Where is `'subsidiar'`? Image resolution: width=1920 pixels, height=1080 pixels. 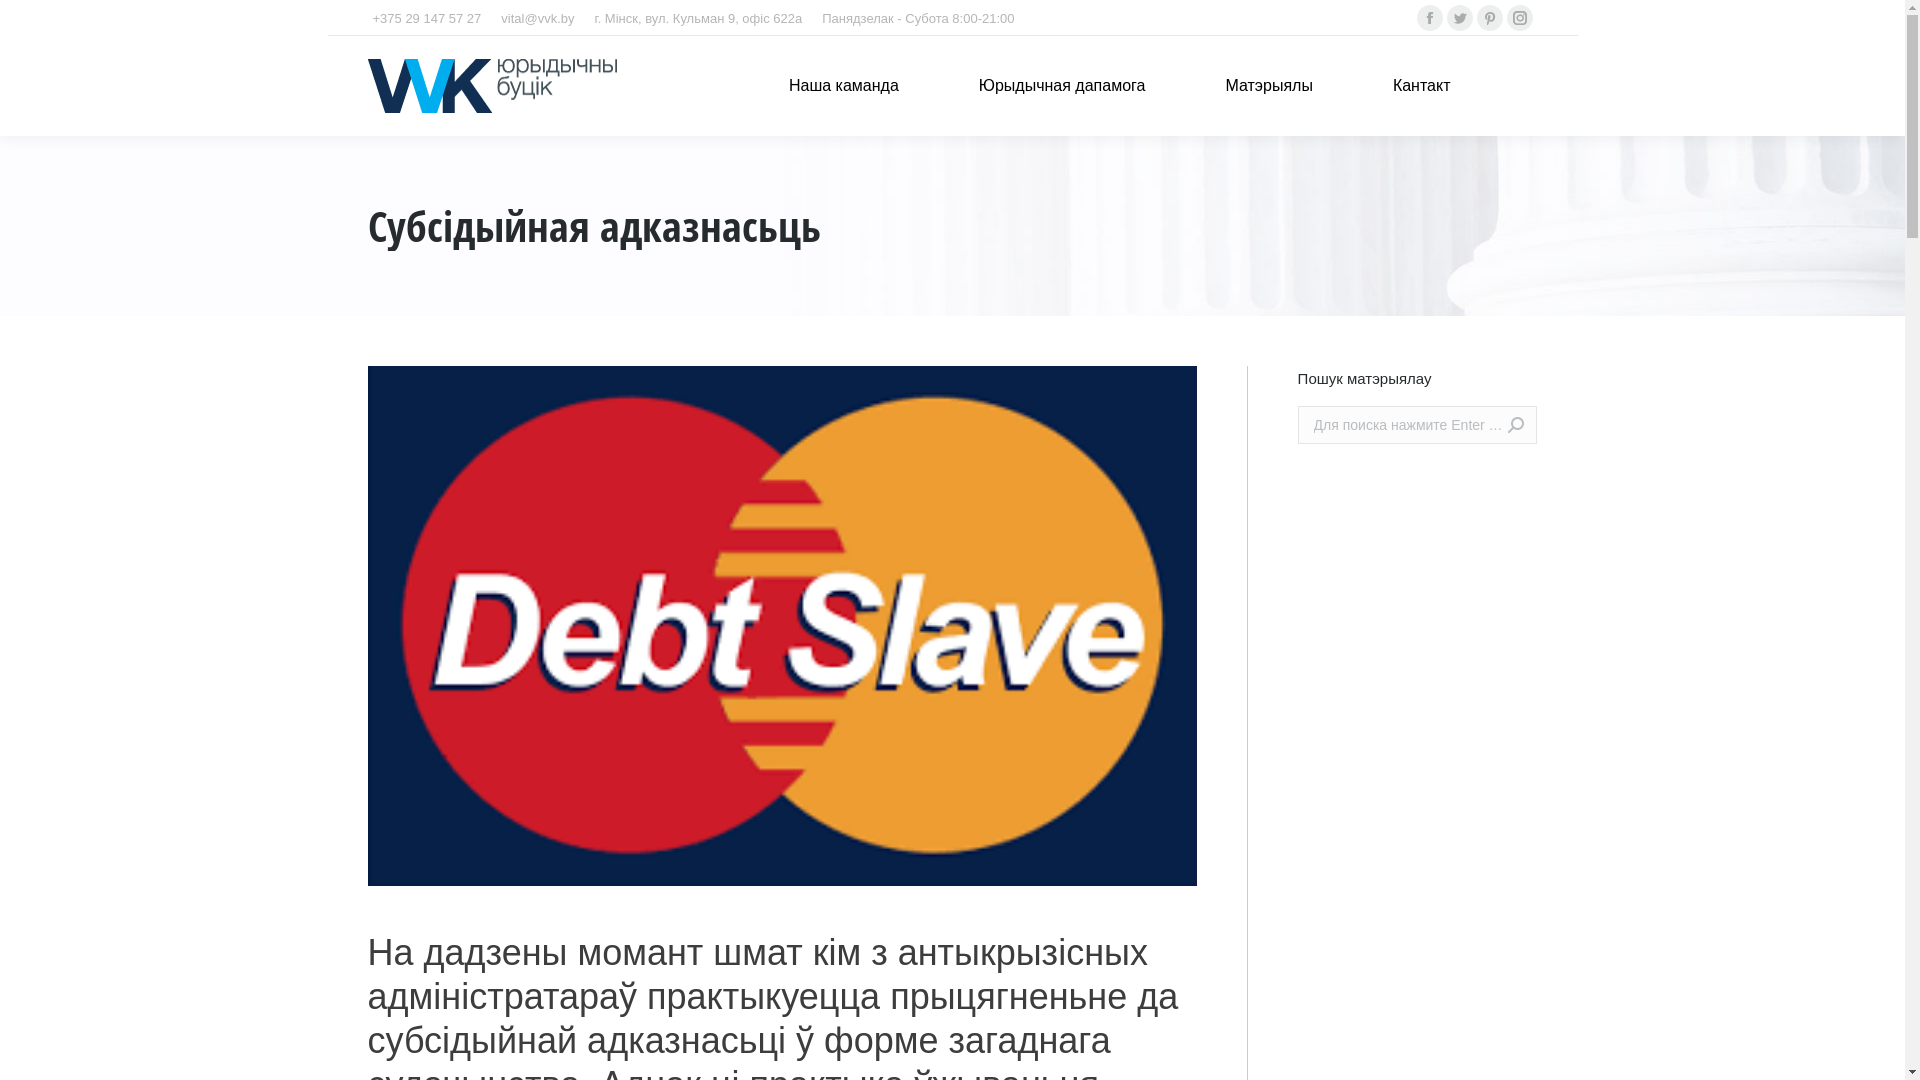
'subsidiar' is located at coordinates (781, 624).